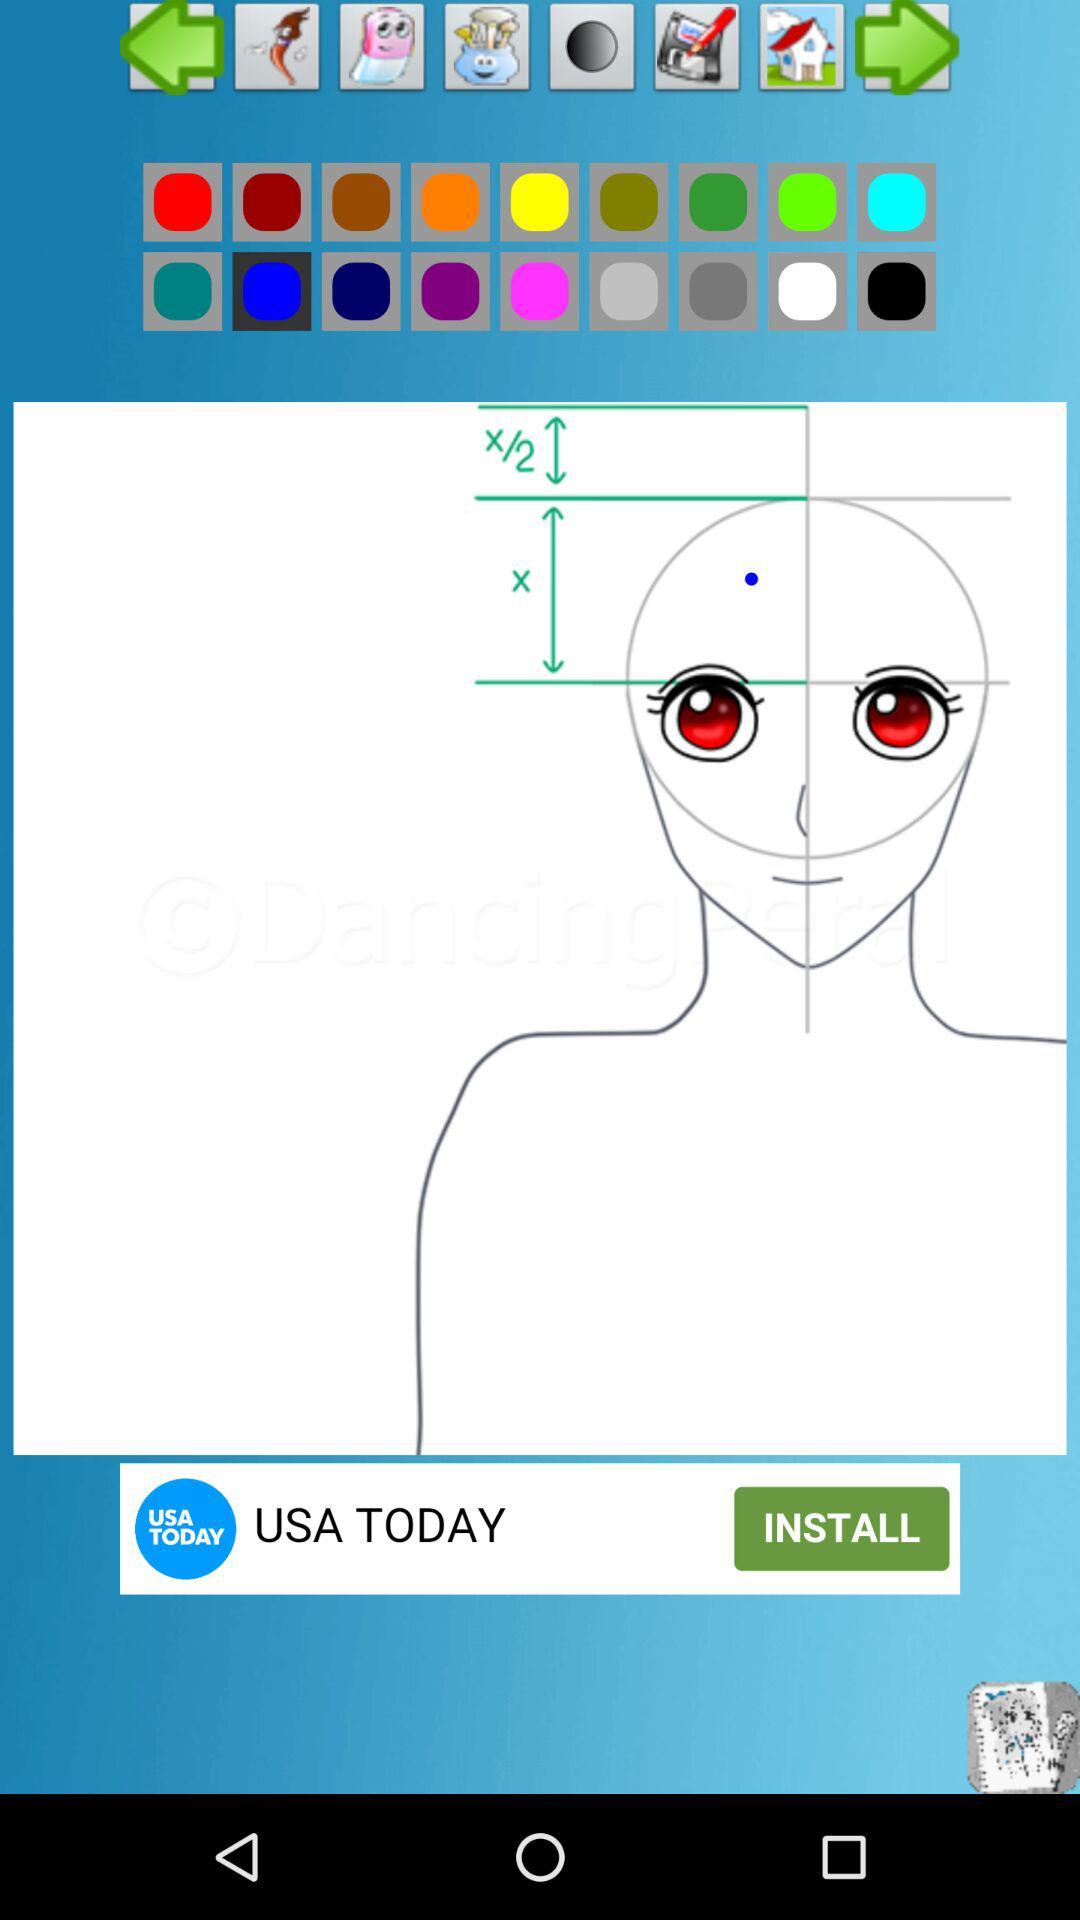  Describe the element at coordinates (696, 52) in the screenshot. I see `image` at that location.